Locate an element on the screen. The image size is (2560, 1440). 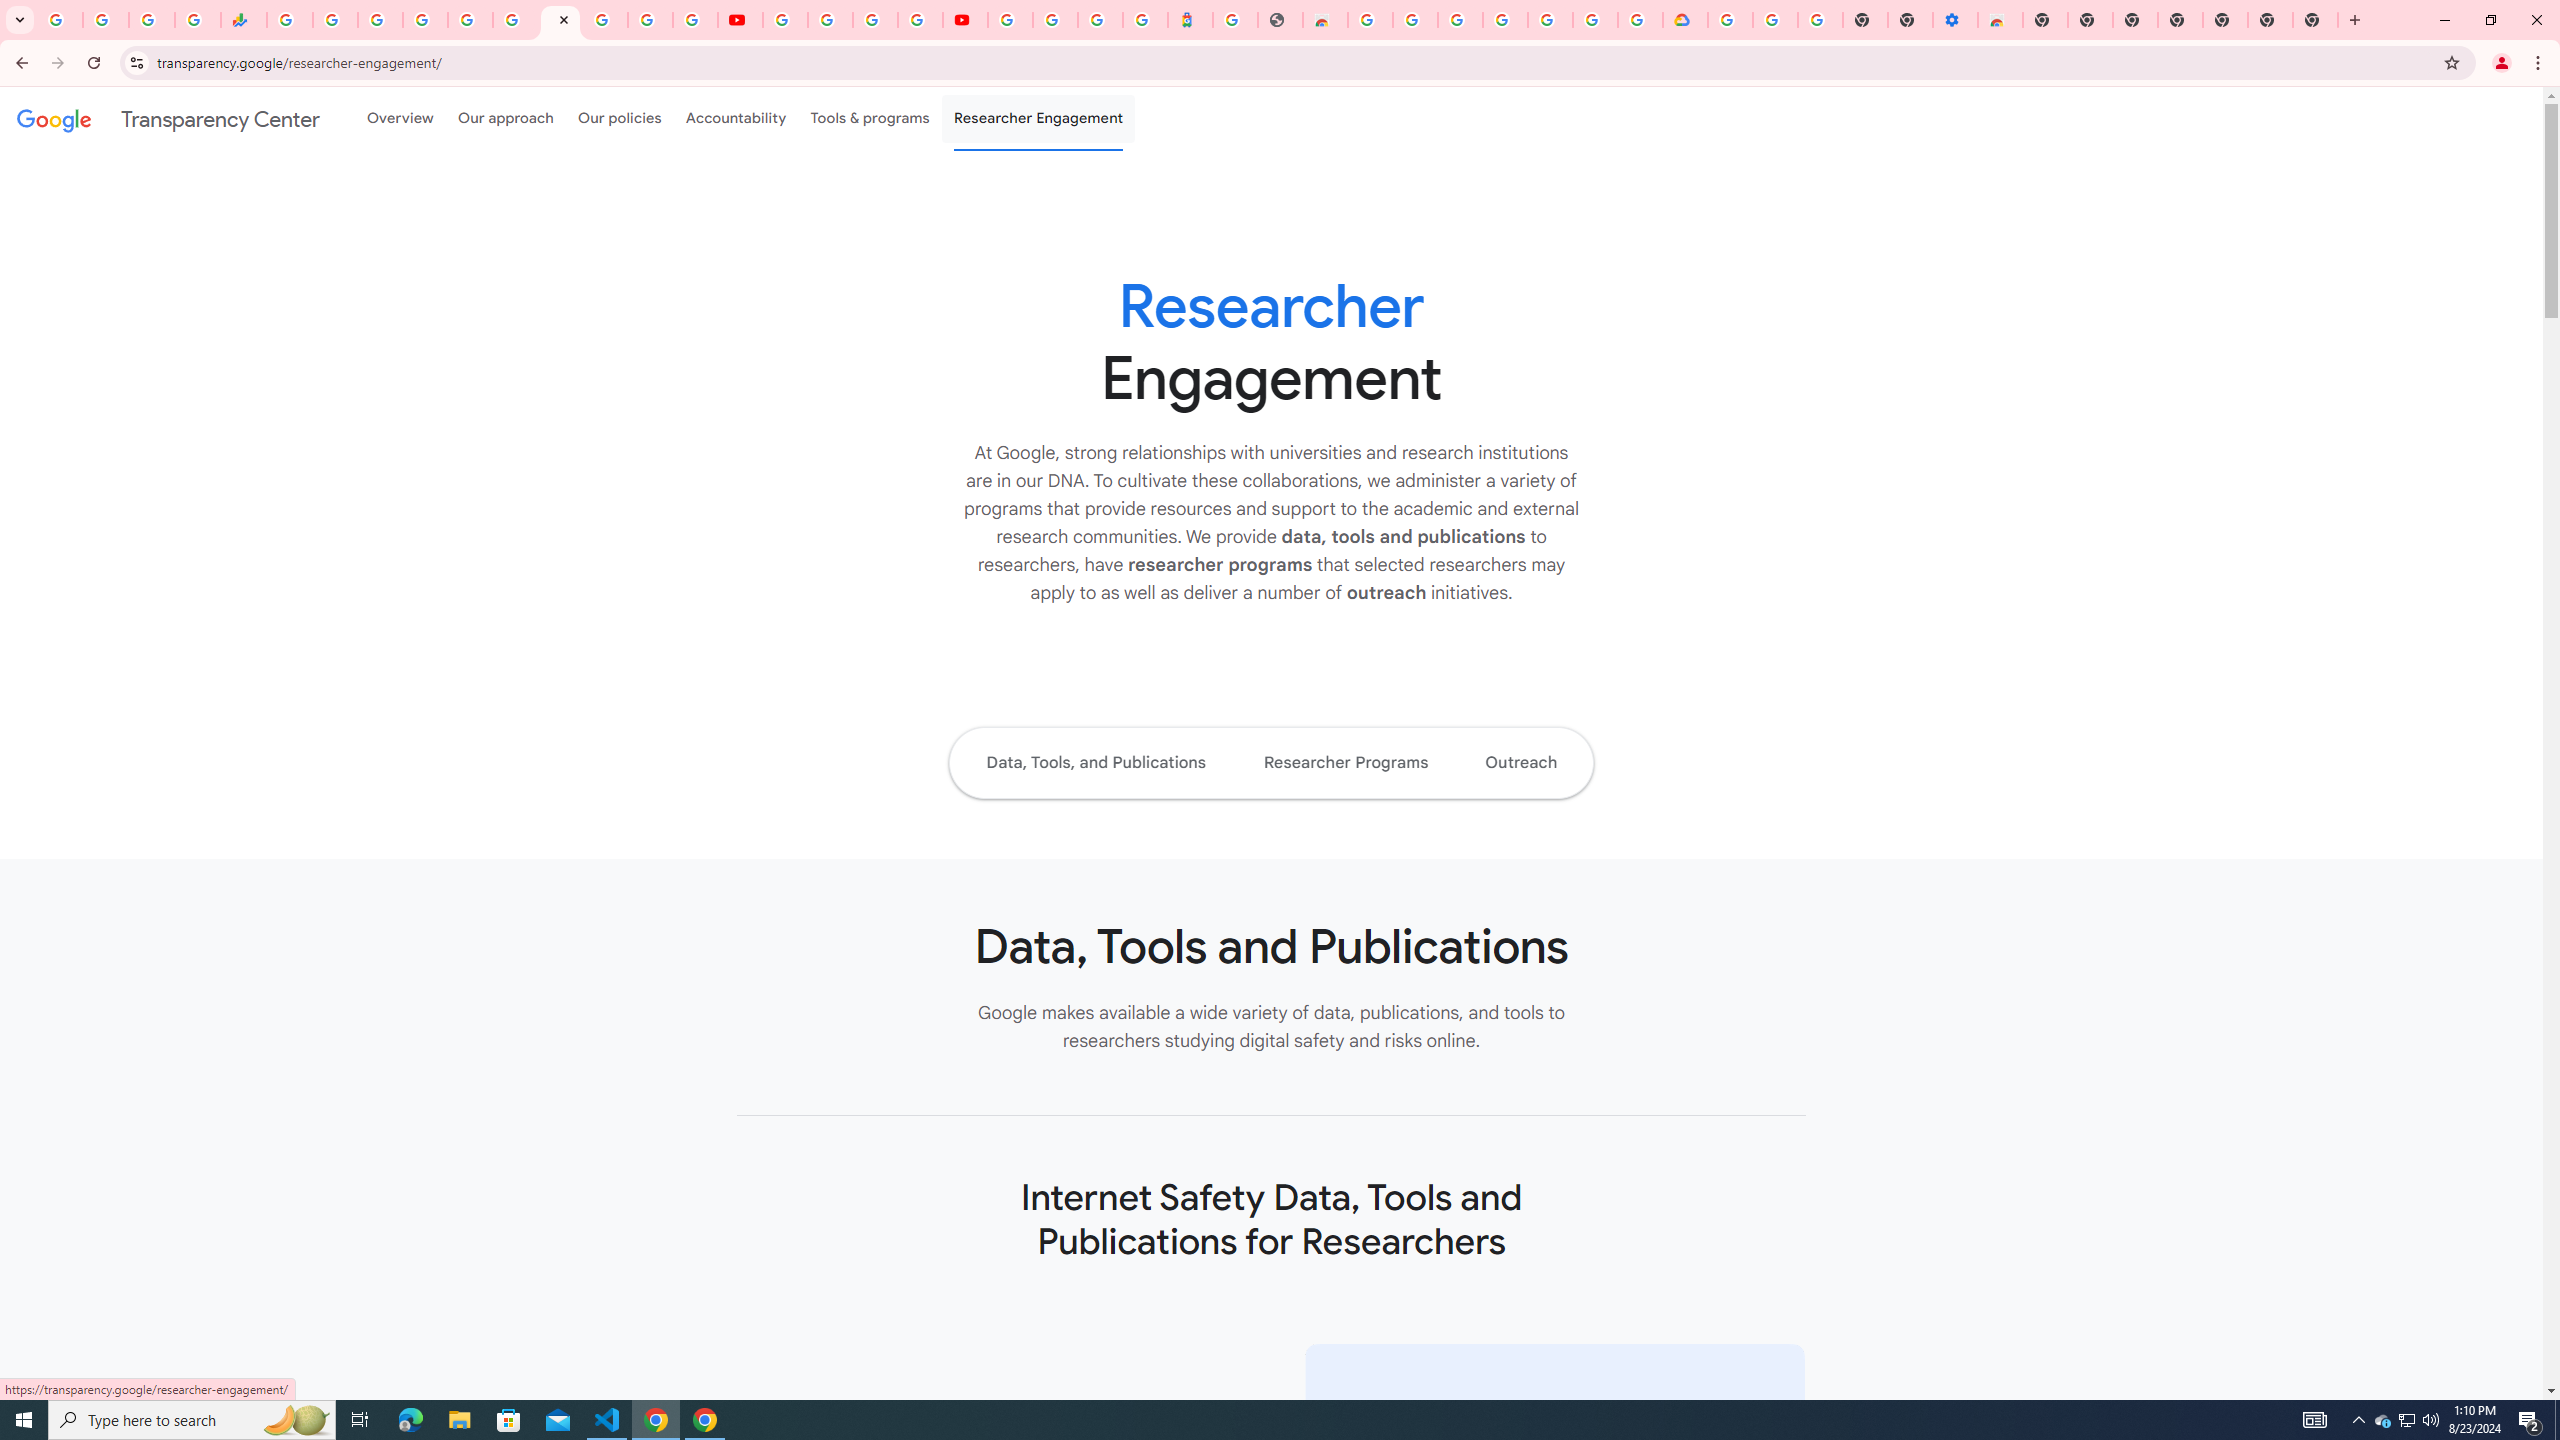
'New Tab' is located at coordinates (2225, 19).